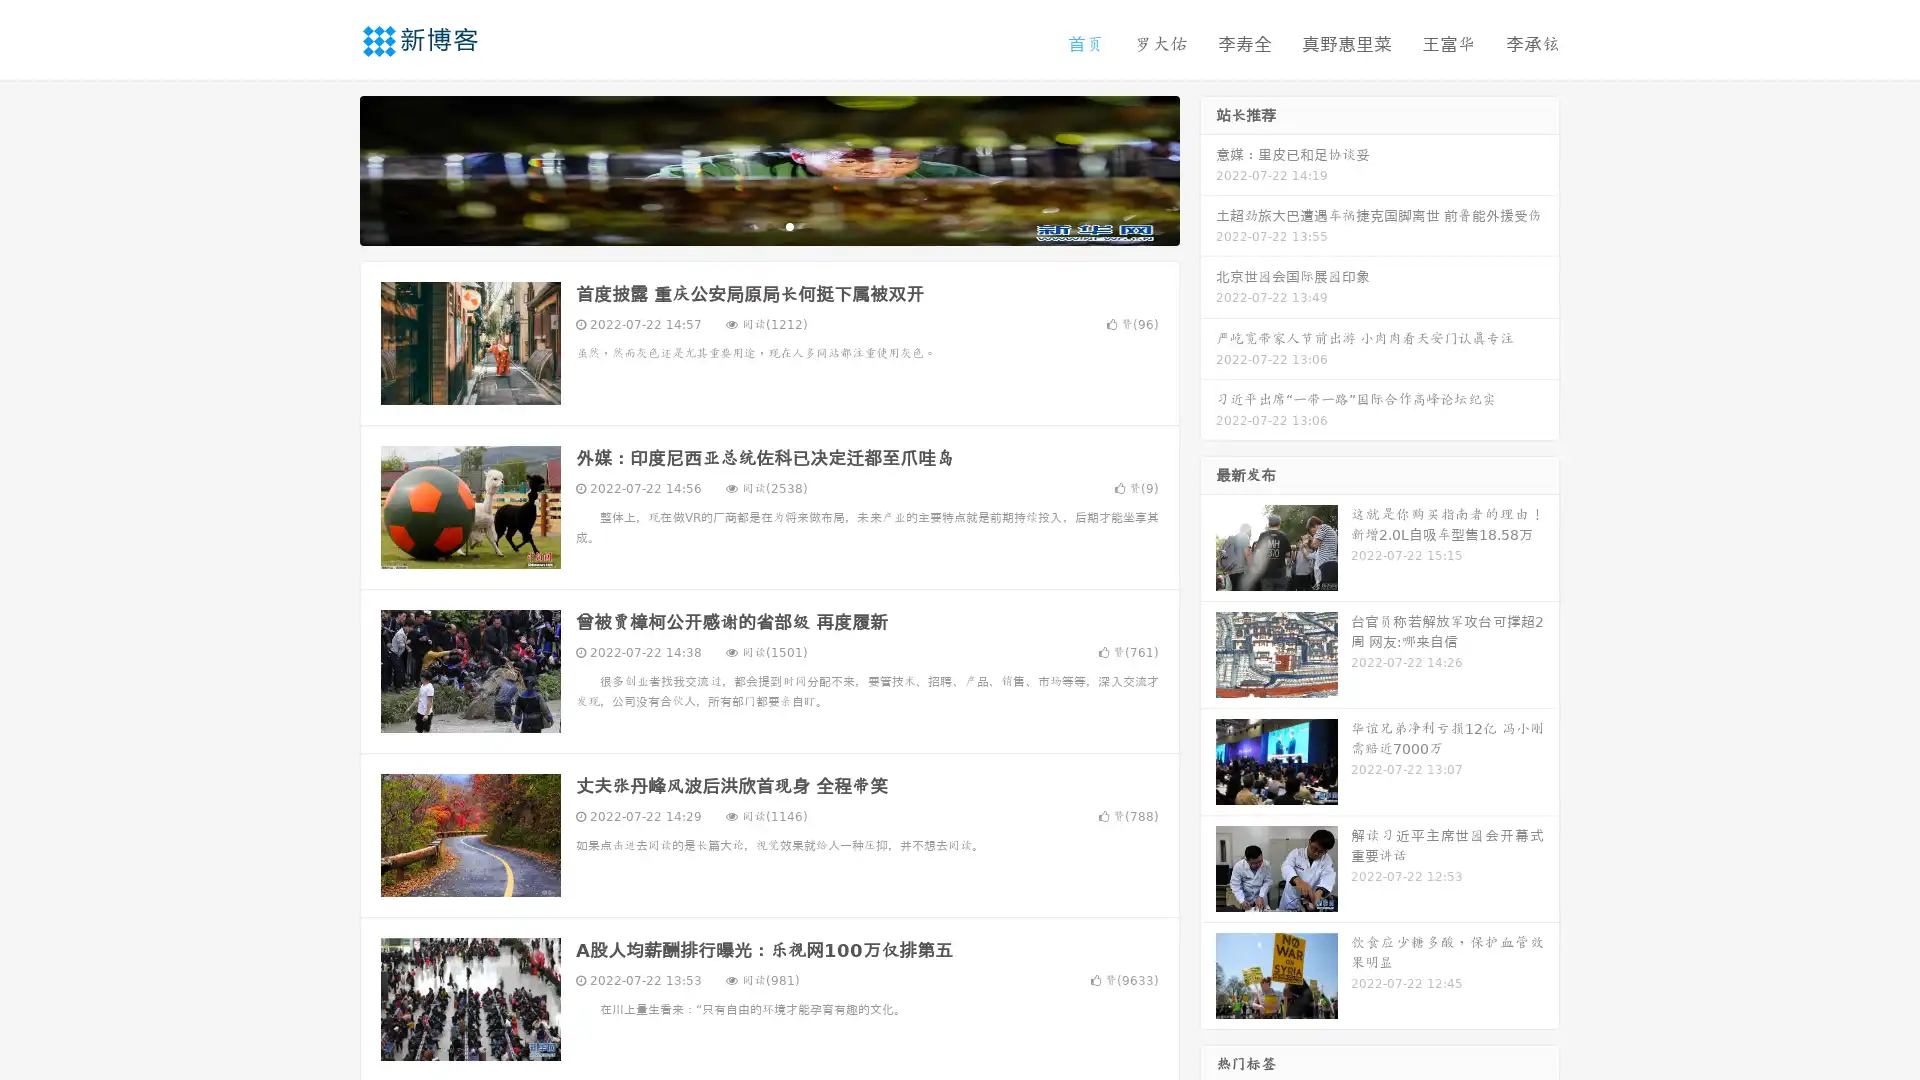  I want to click on Next slide, so click(1208, 168).